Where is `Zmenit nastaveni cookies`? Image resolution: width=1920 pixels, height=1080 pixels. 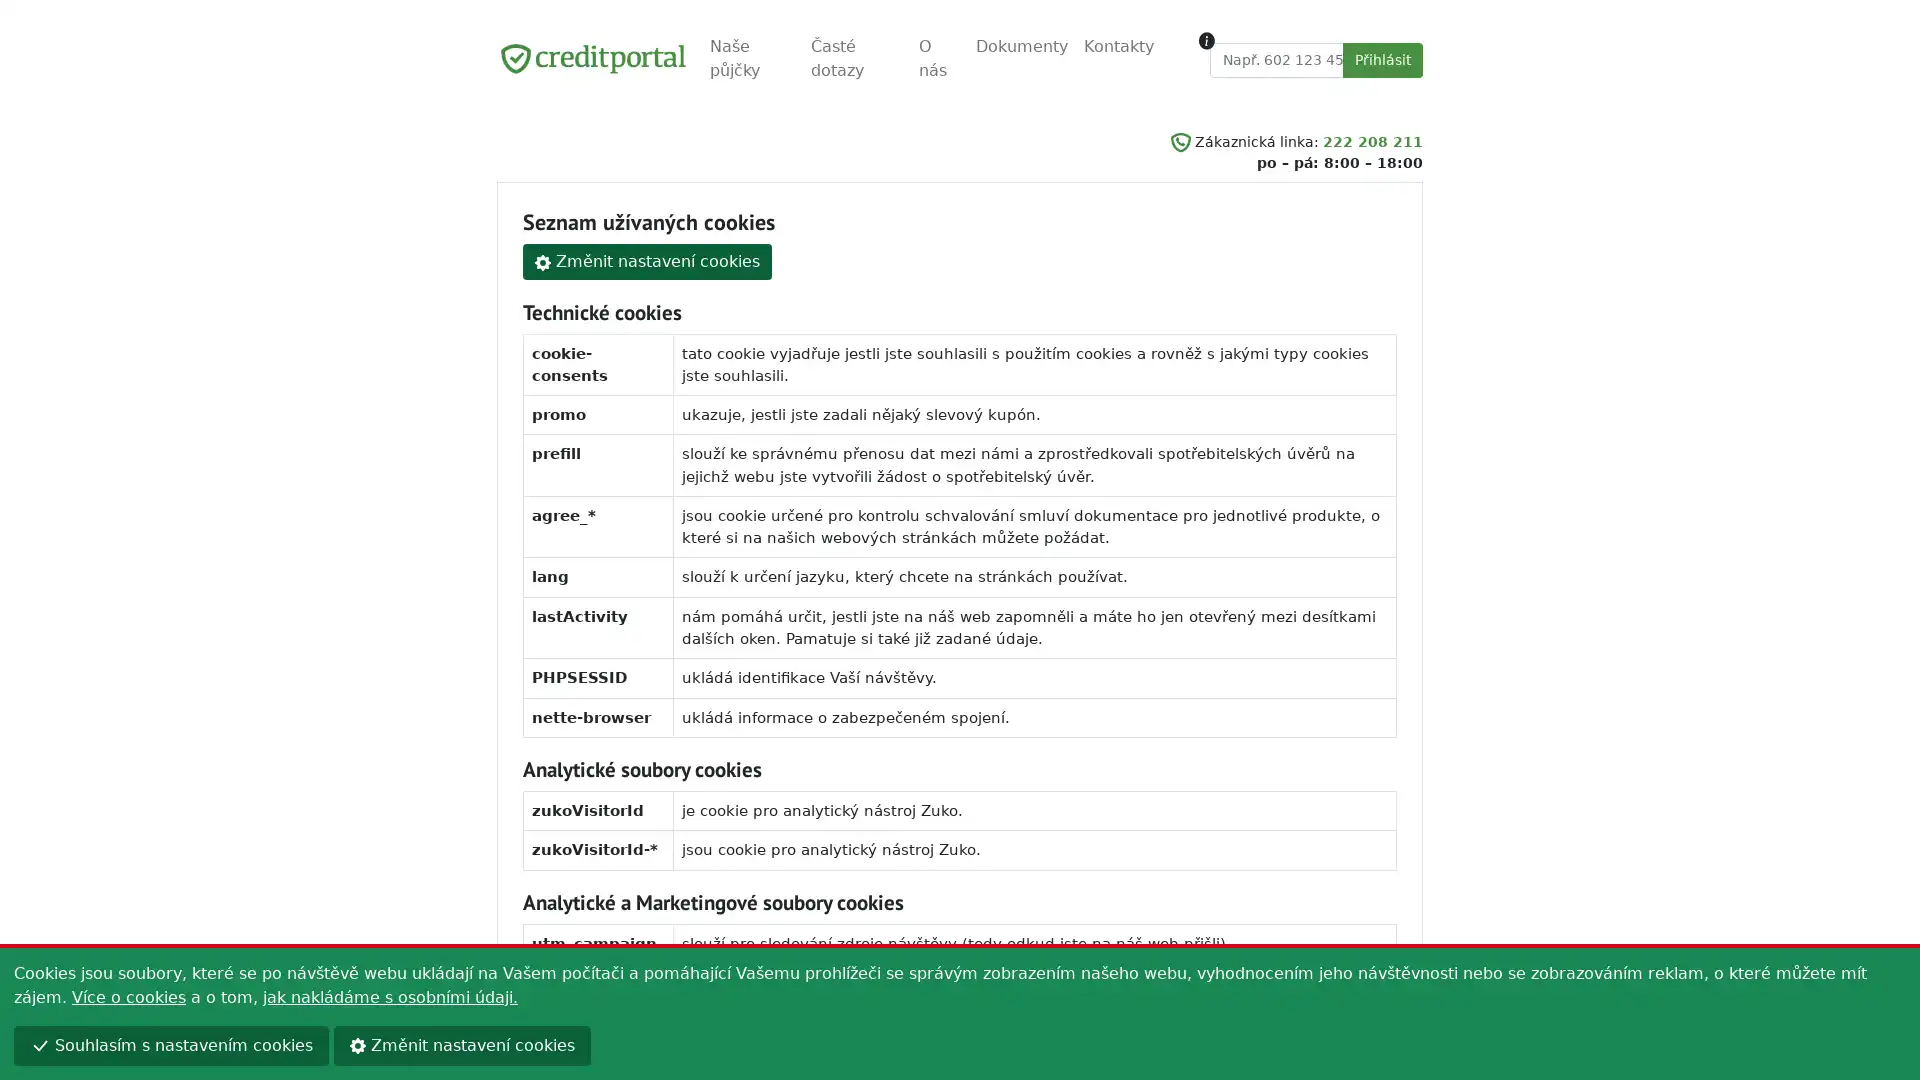
Zmenit nastaveni cookies is located at coordinates (647, 261).